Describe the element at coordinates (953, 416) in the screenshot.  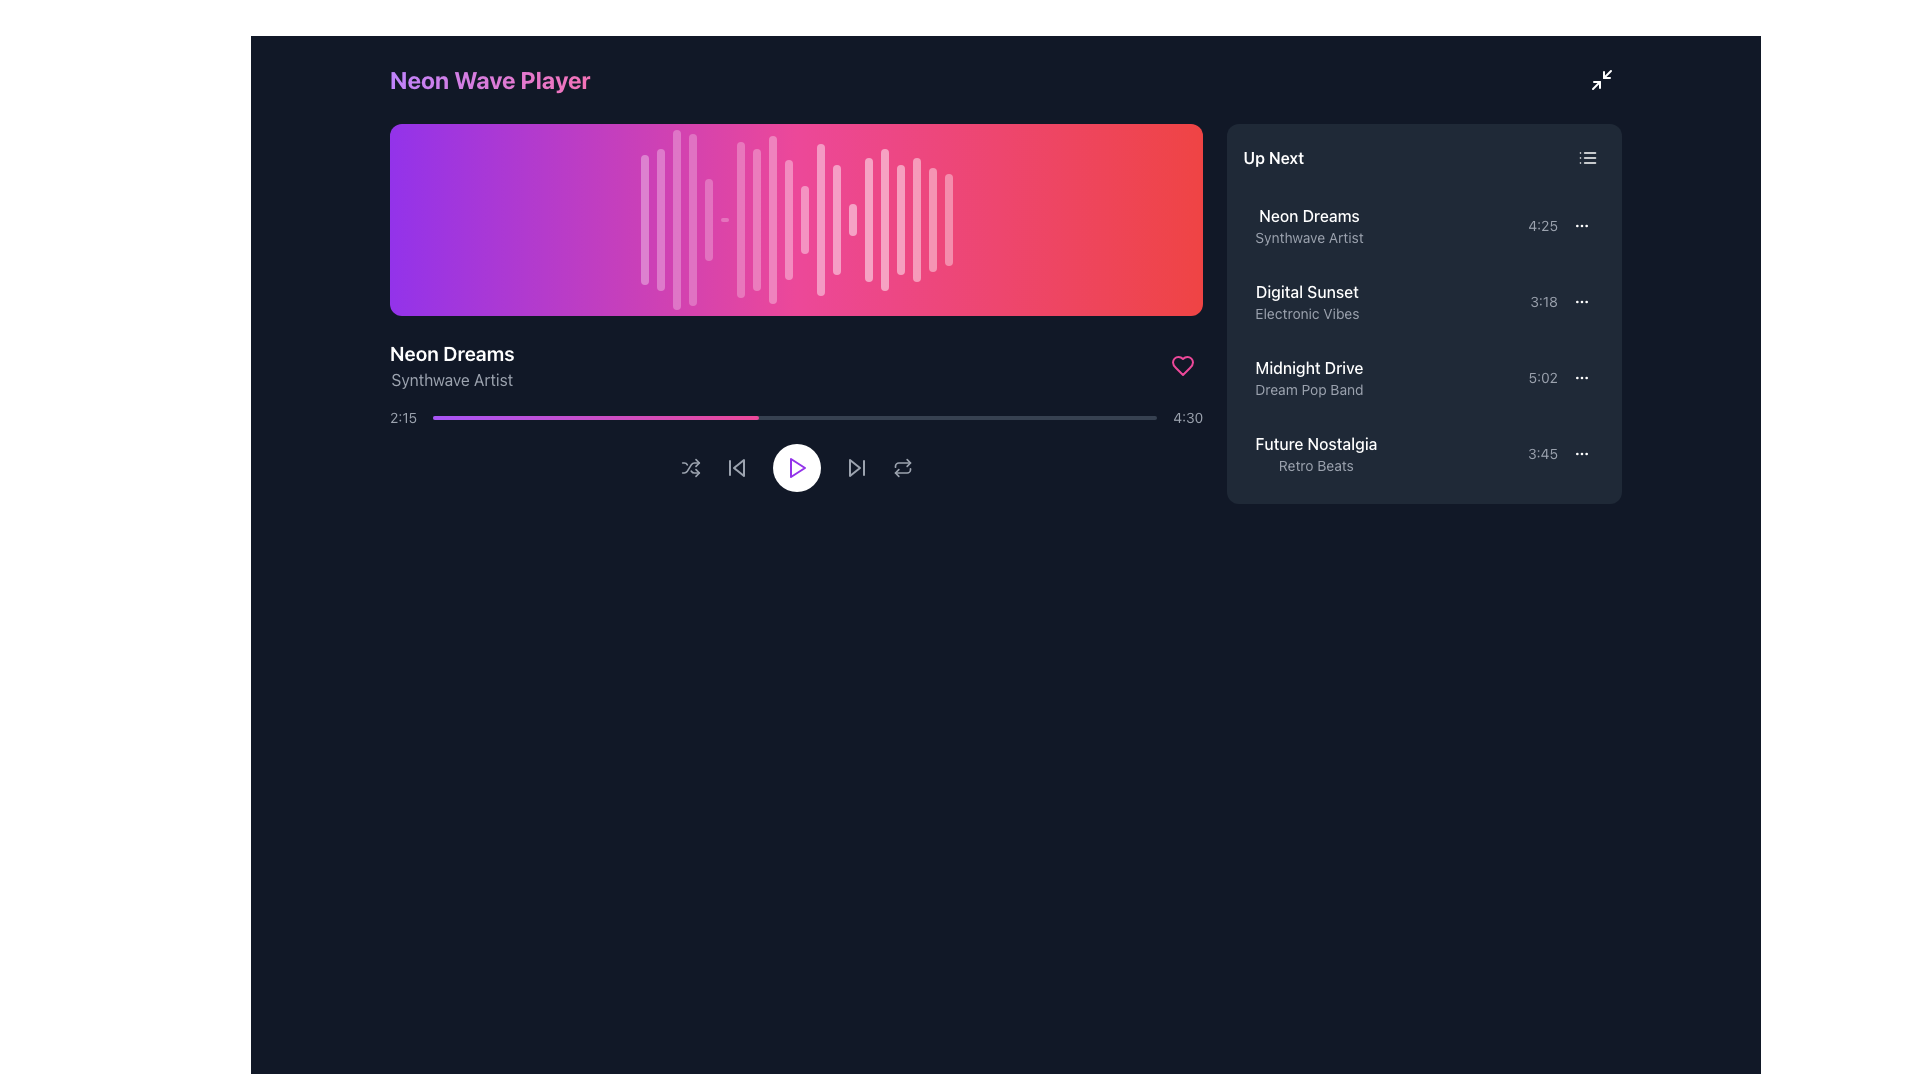
I see `playback position` at that location.